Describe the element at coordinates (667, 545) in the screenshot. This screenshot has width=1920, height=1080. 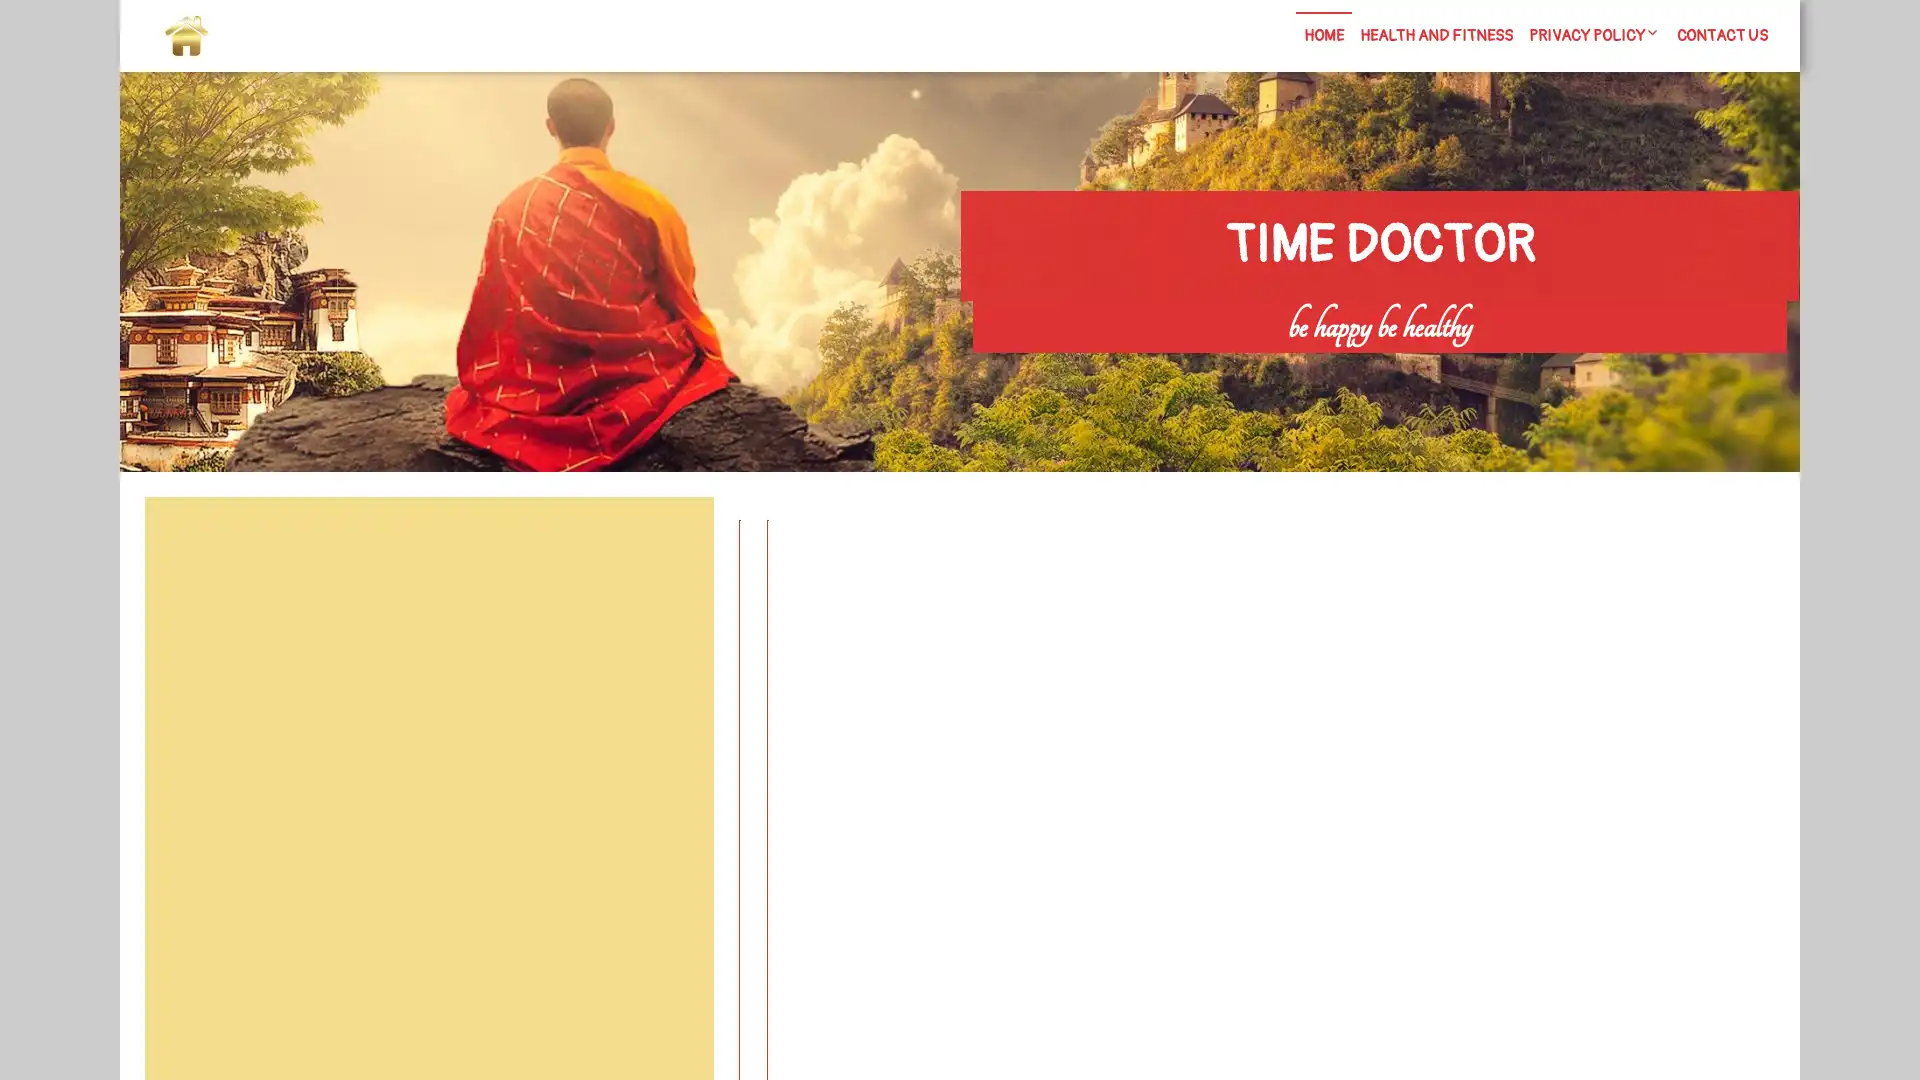
I see `Search` at that location.